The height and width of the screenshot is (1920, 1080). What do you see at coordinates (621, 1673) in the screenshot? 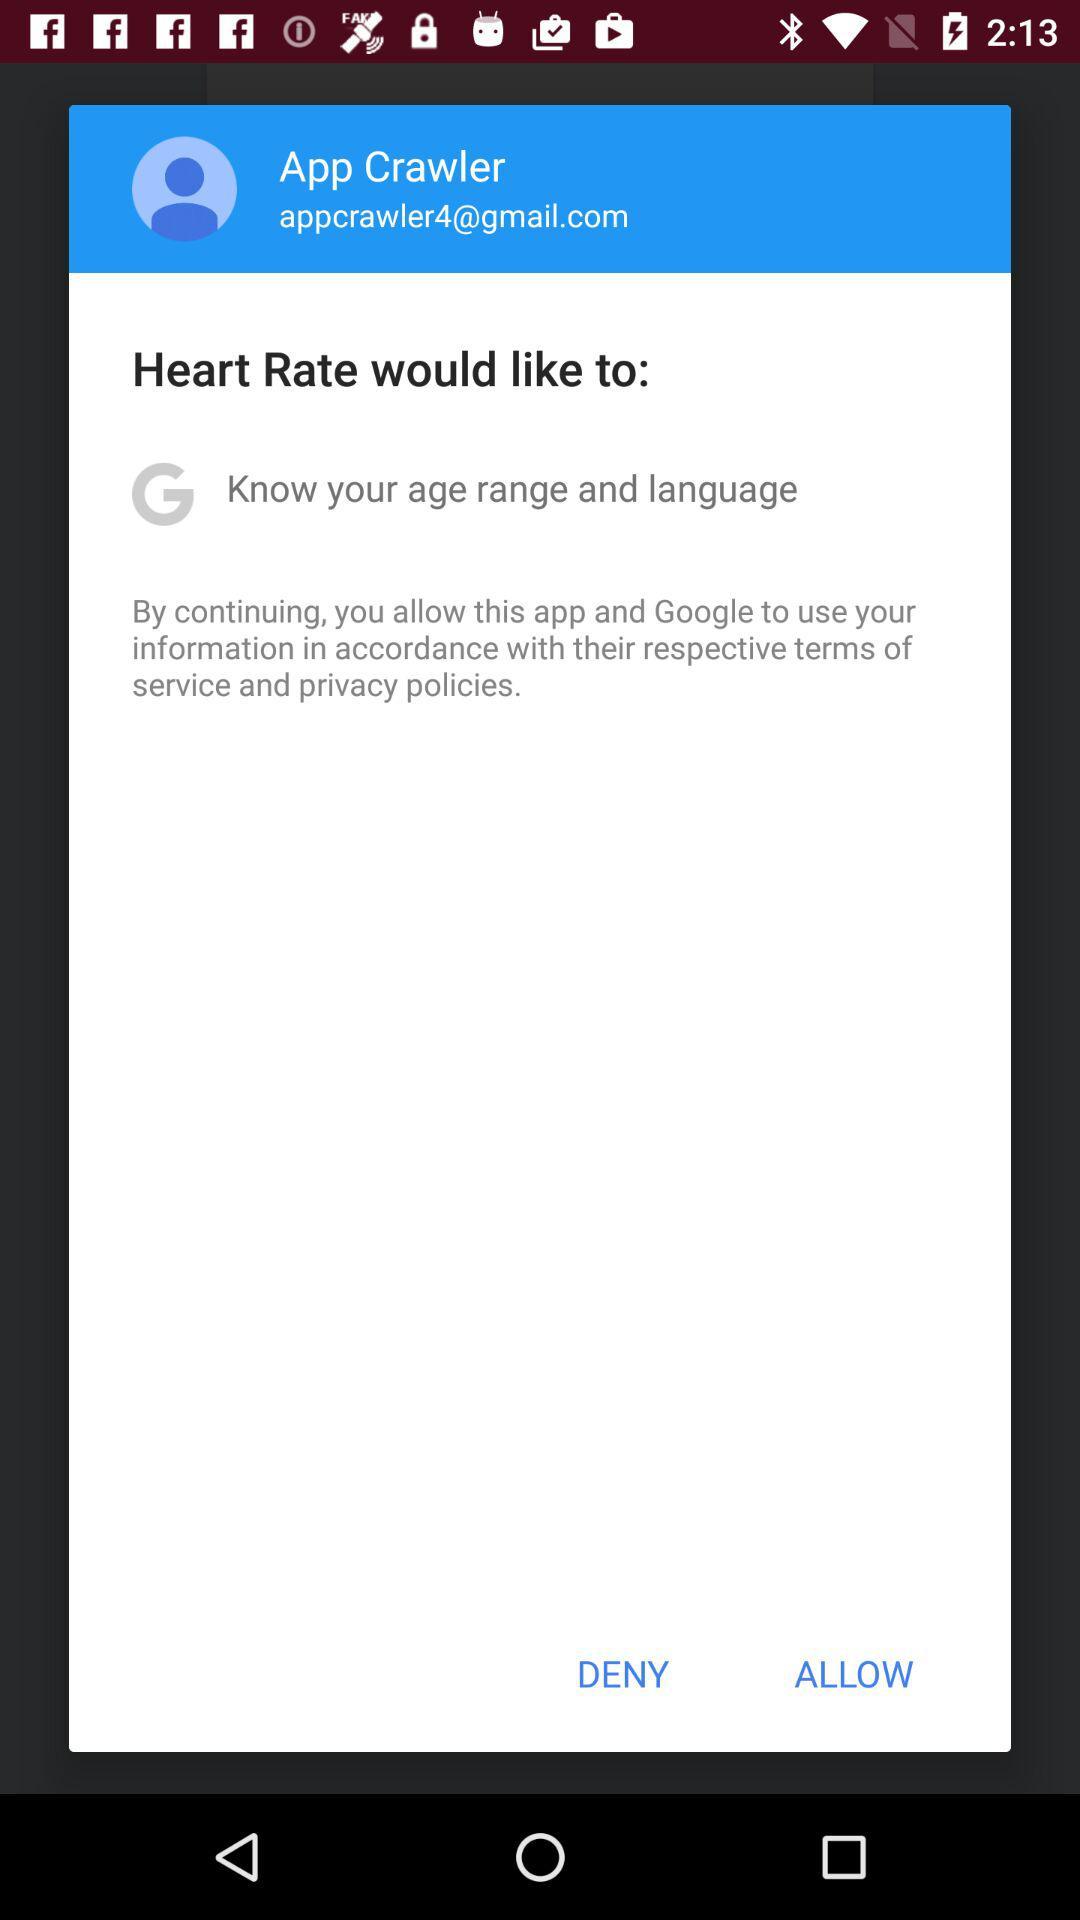
I see `item at the bottom` at bounding box center [621, 1673].